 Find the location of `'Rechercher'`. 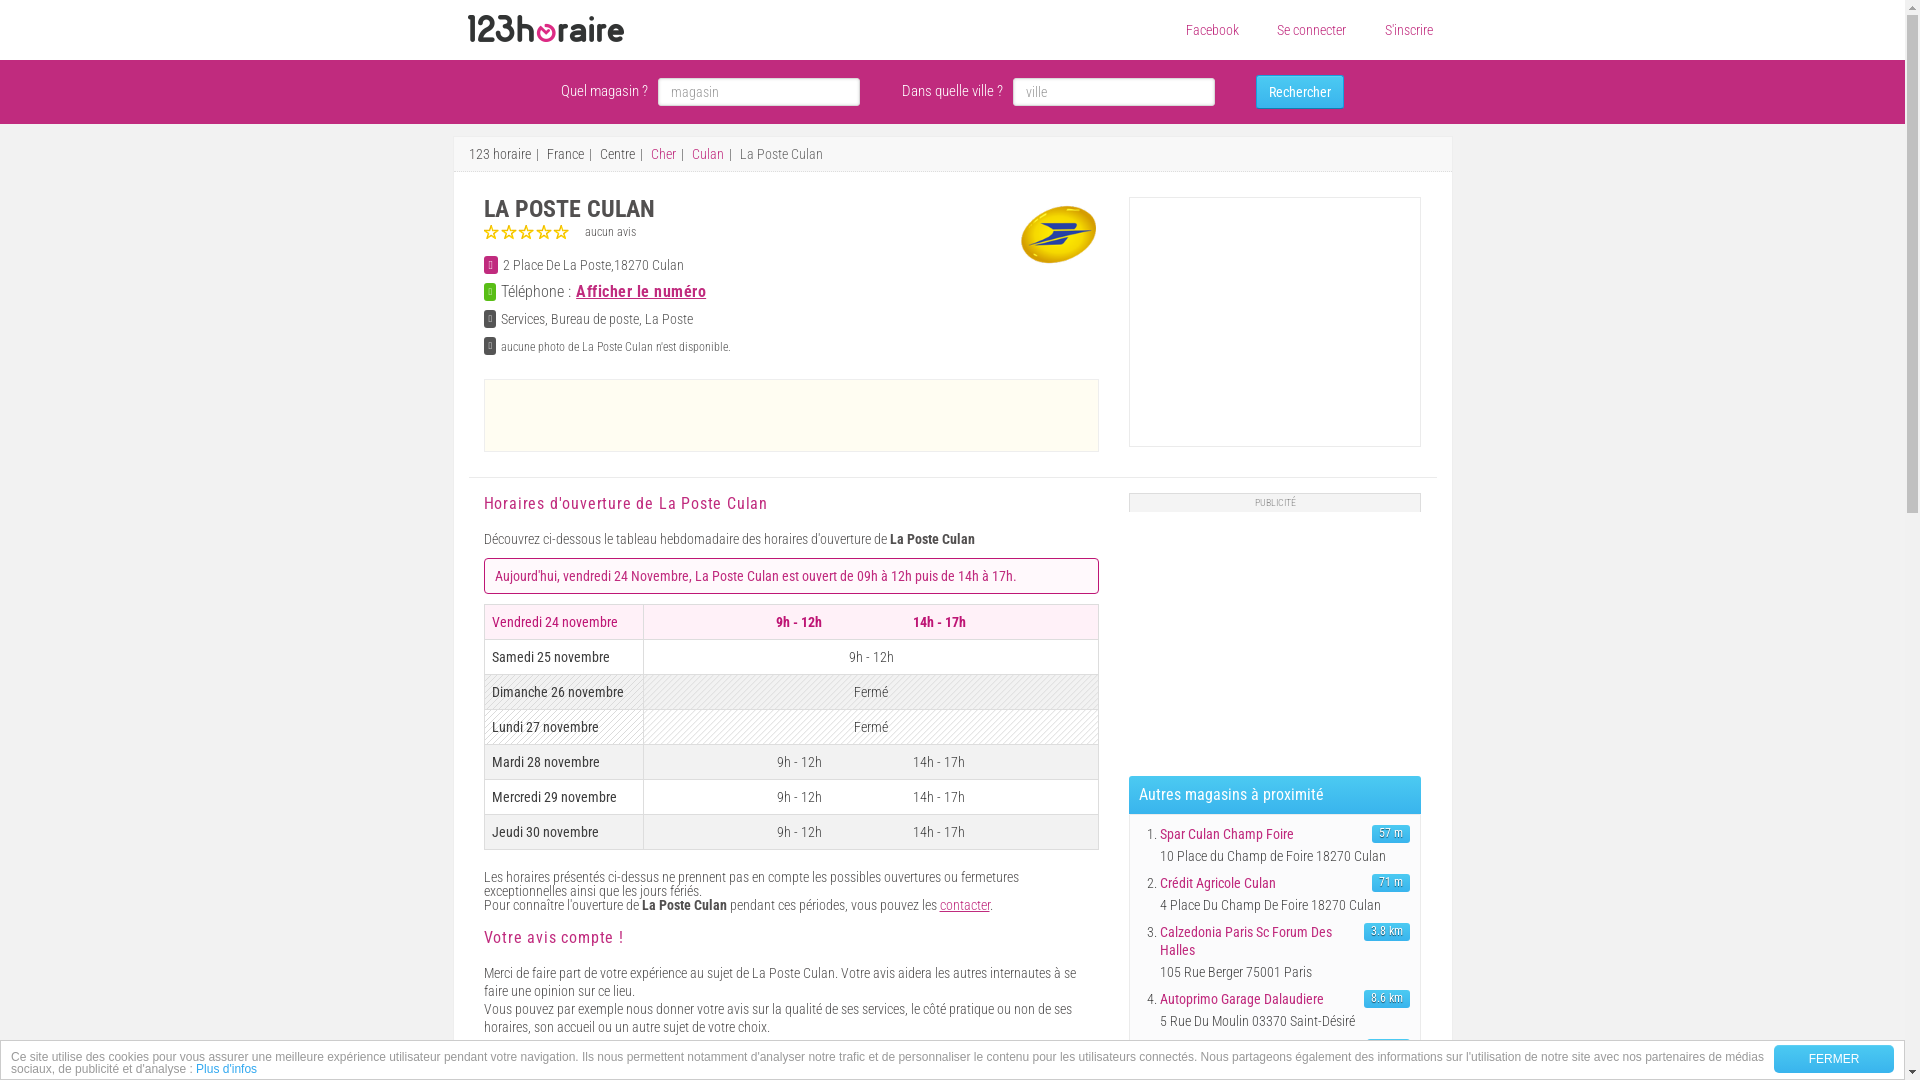

'Rechercher' is located at coordinates (1255, 92).